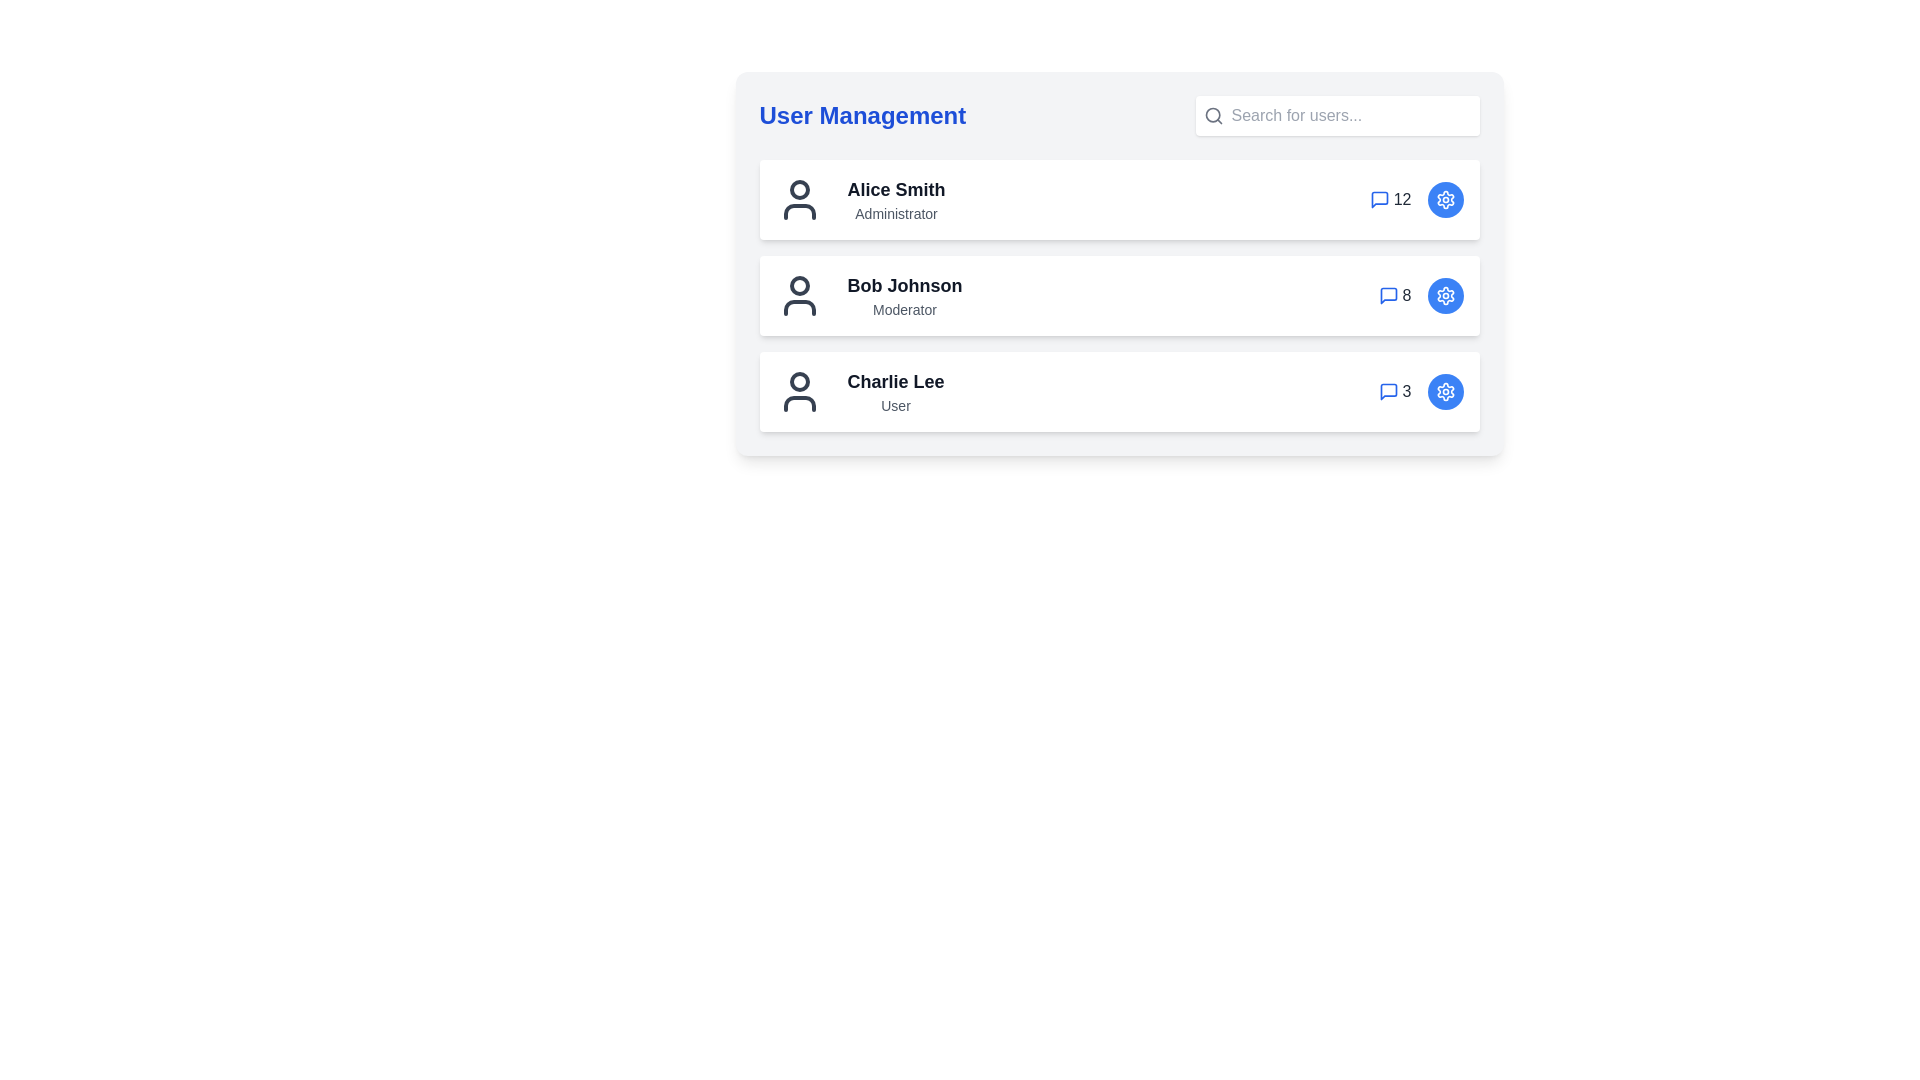  What do you see at coordinates (798, 296) in the screenshot?
I see `the user icon for Bob Johnson to view their details` at bounding box center [798, 296].